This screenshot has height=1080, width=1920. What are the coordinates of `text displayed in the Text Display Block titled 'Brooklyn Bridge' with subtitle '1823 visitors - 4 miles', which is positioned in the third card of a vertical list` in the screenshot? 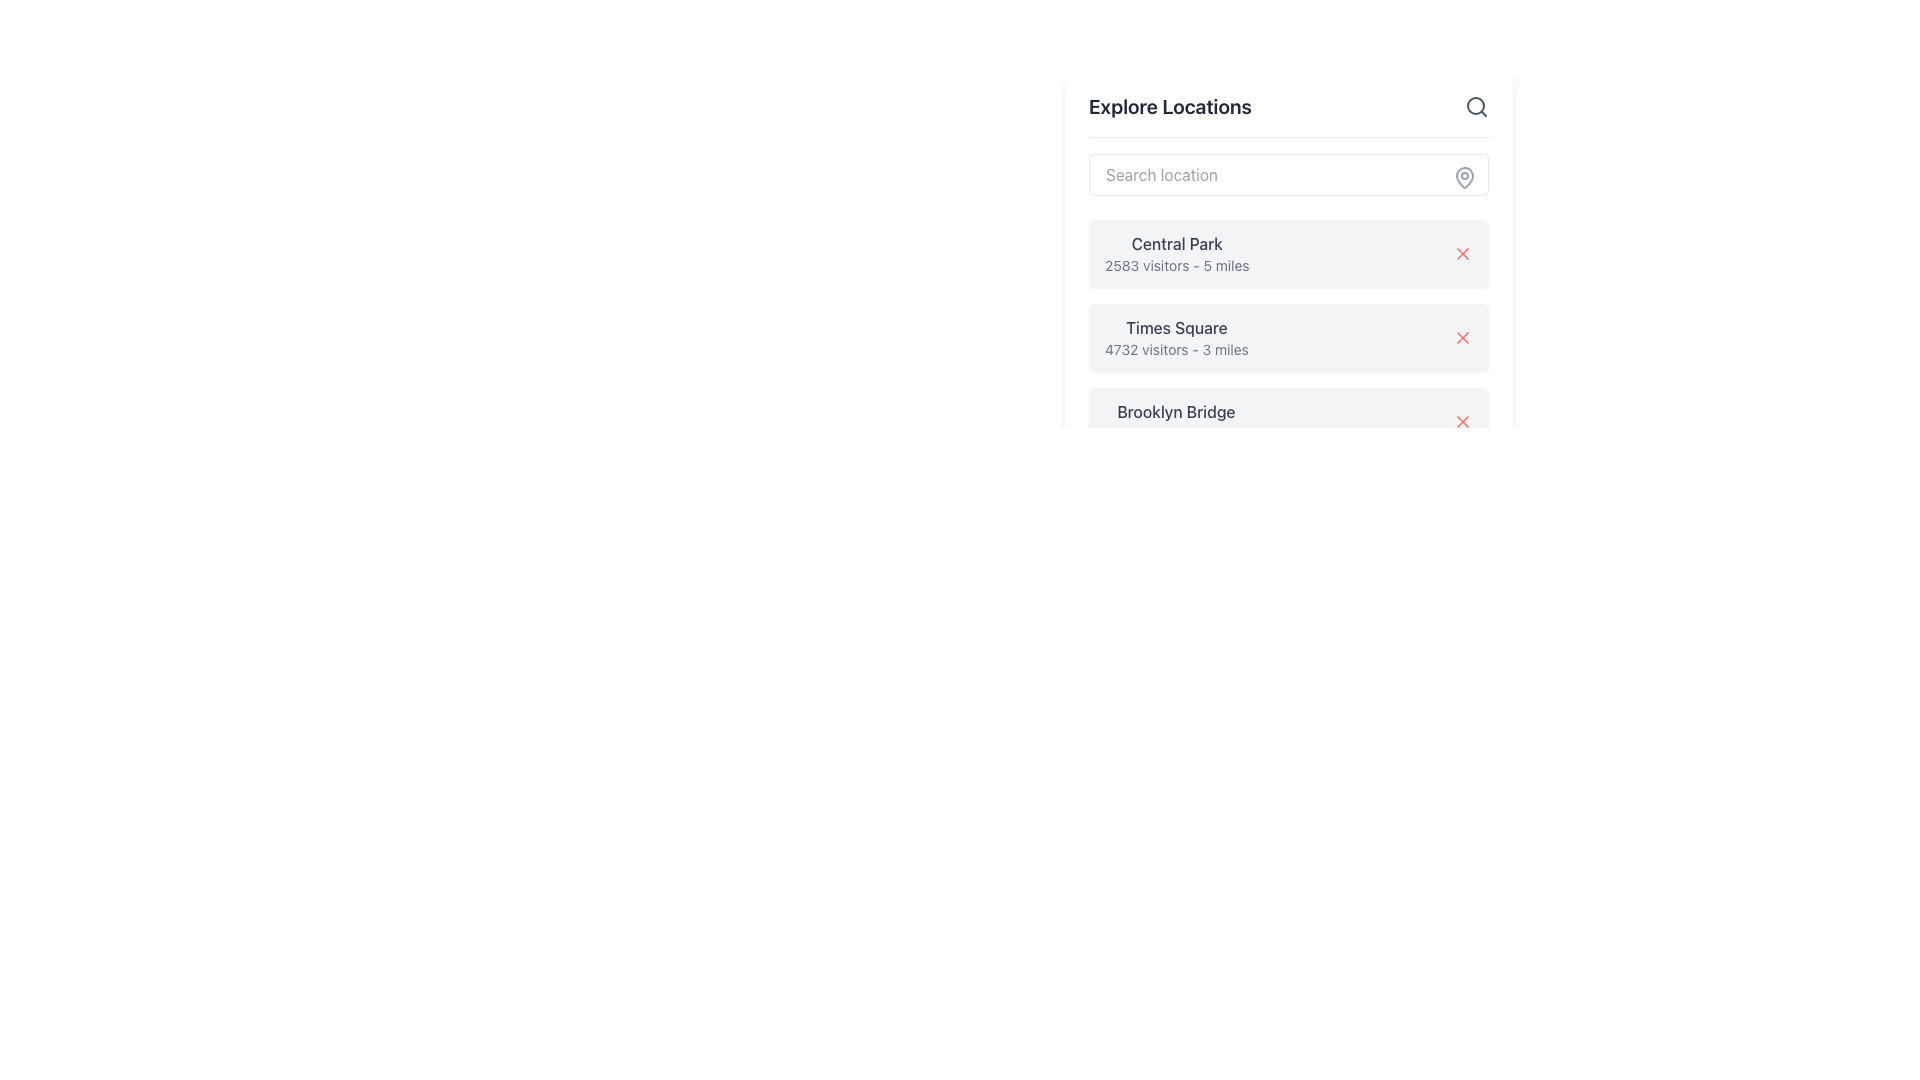 It's located at (1176, 420).